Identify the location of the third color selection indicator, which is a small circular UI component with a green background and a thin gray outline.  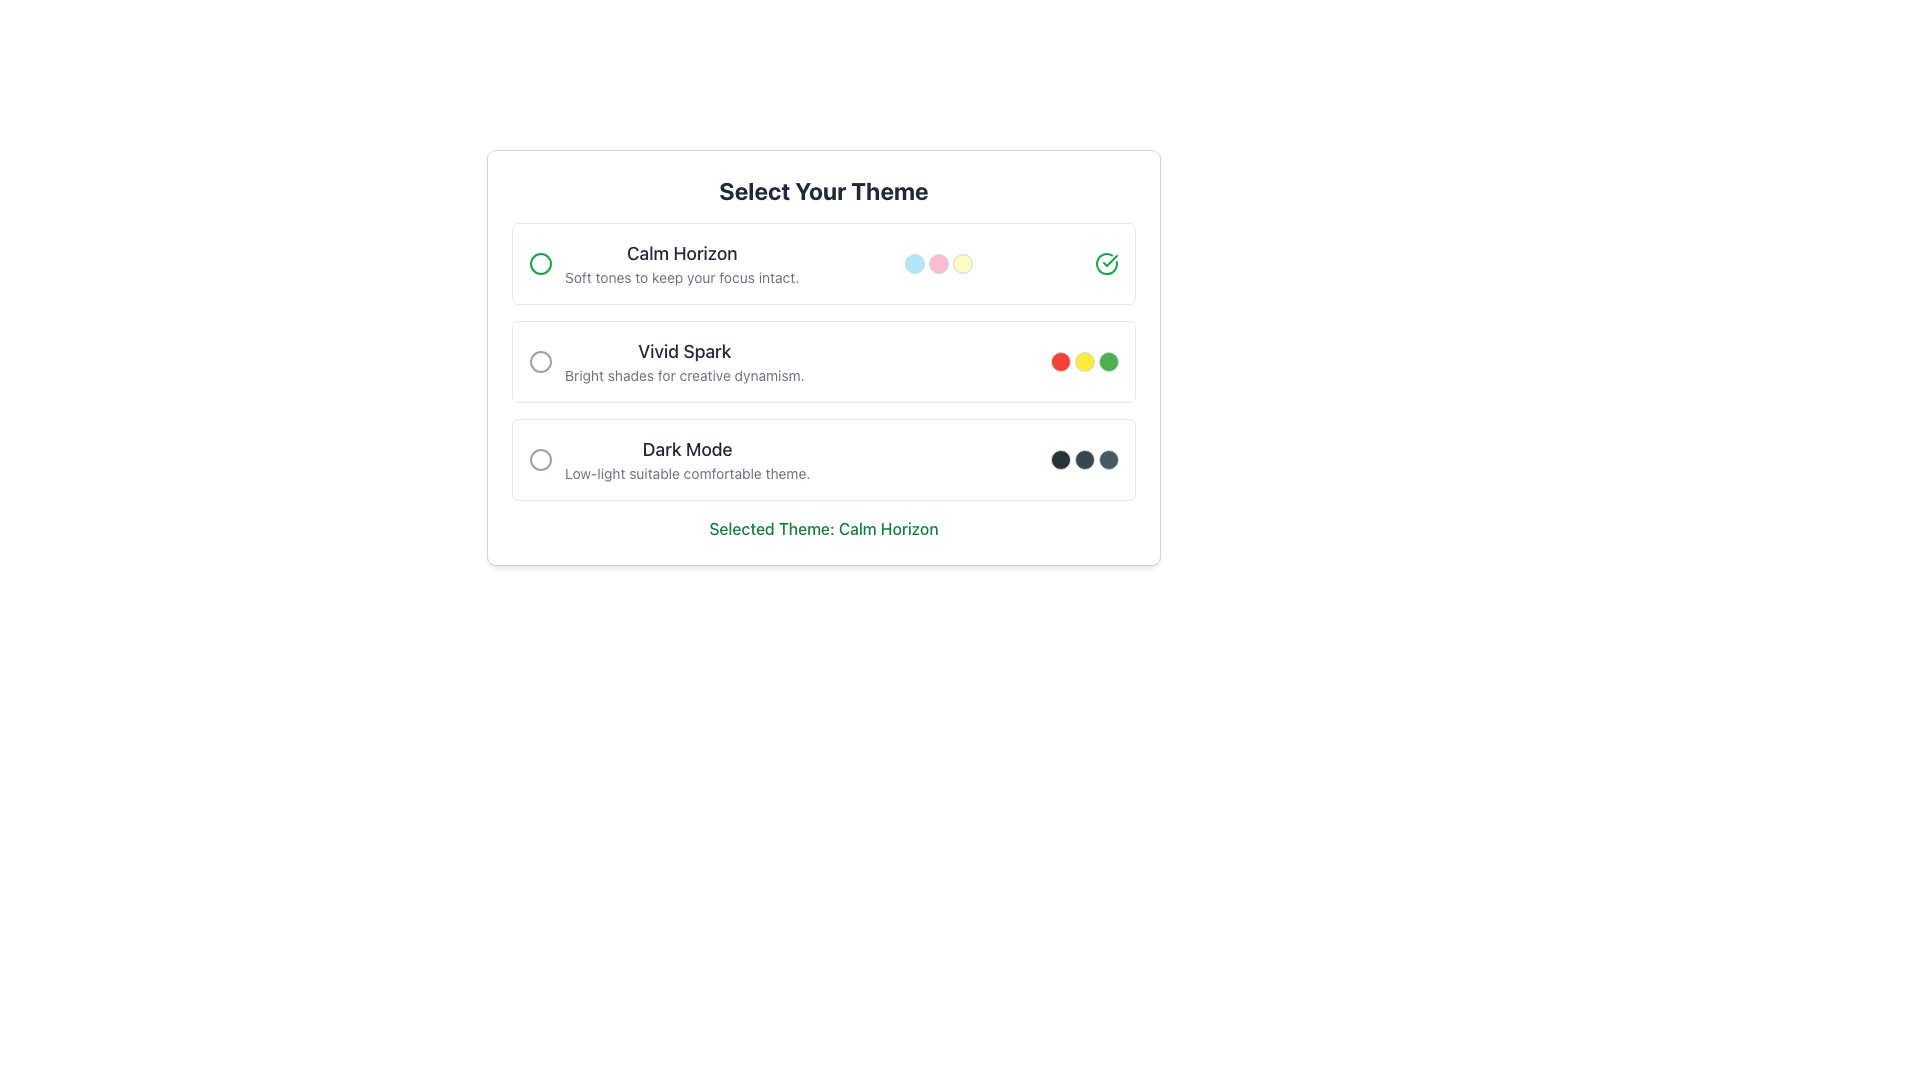
(1107, 362).